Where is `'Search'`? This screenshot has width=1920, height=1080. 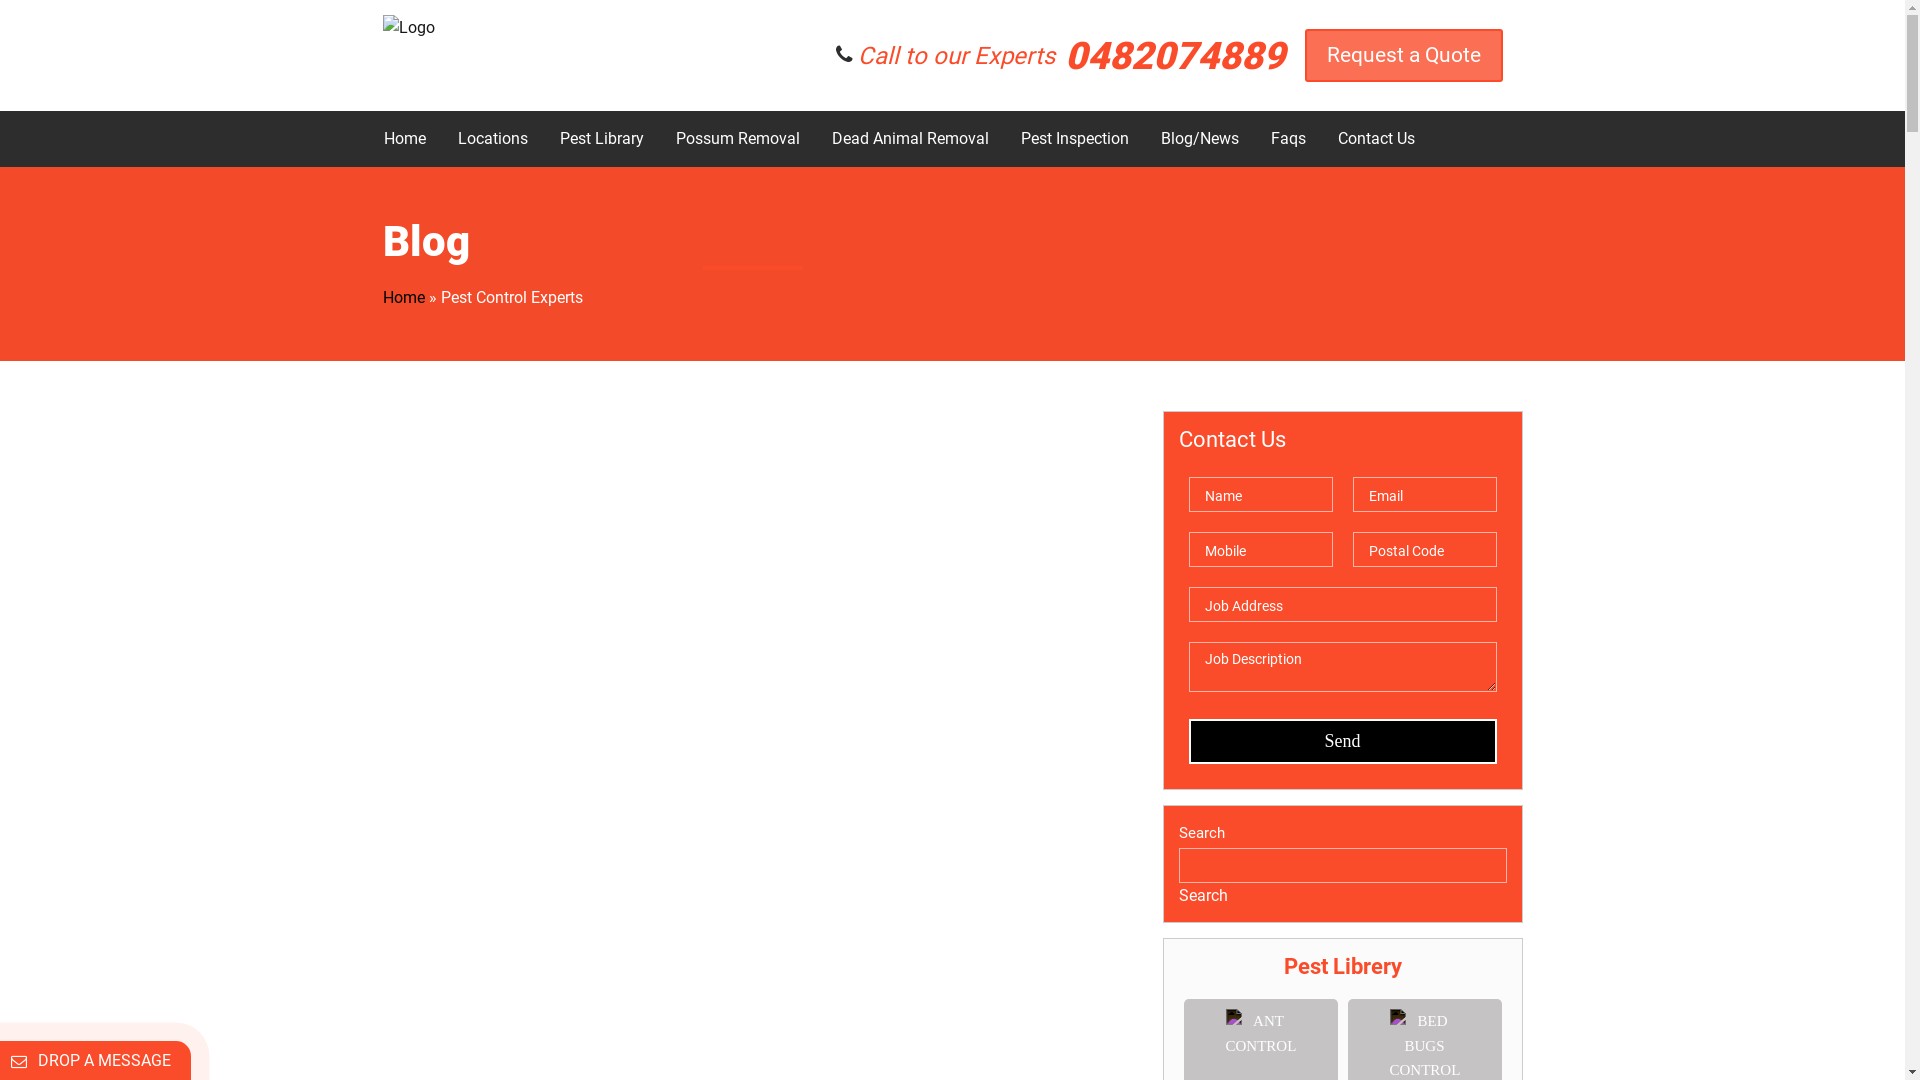
'Search' is located at coordinates (1201, 894).